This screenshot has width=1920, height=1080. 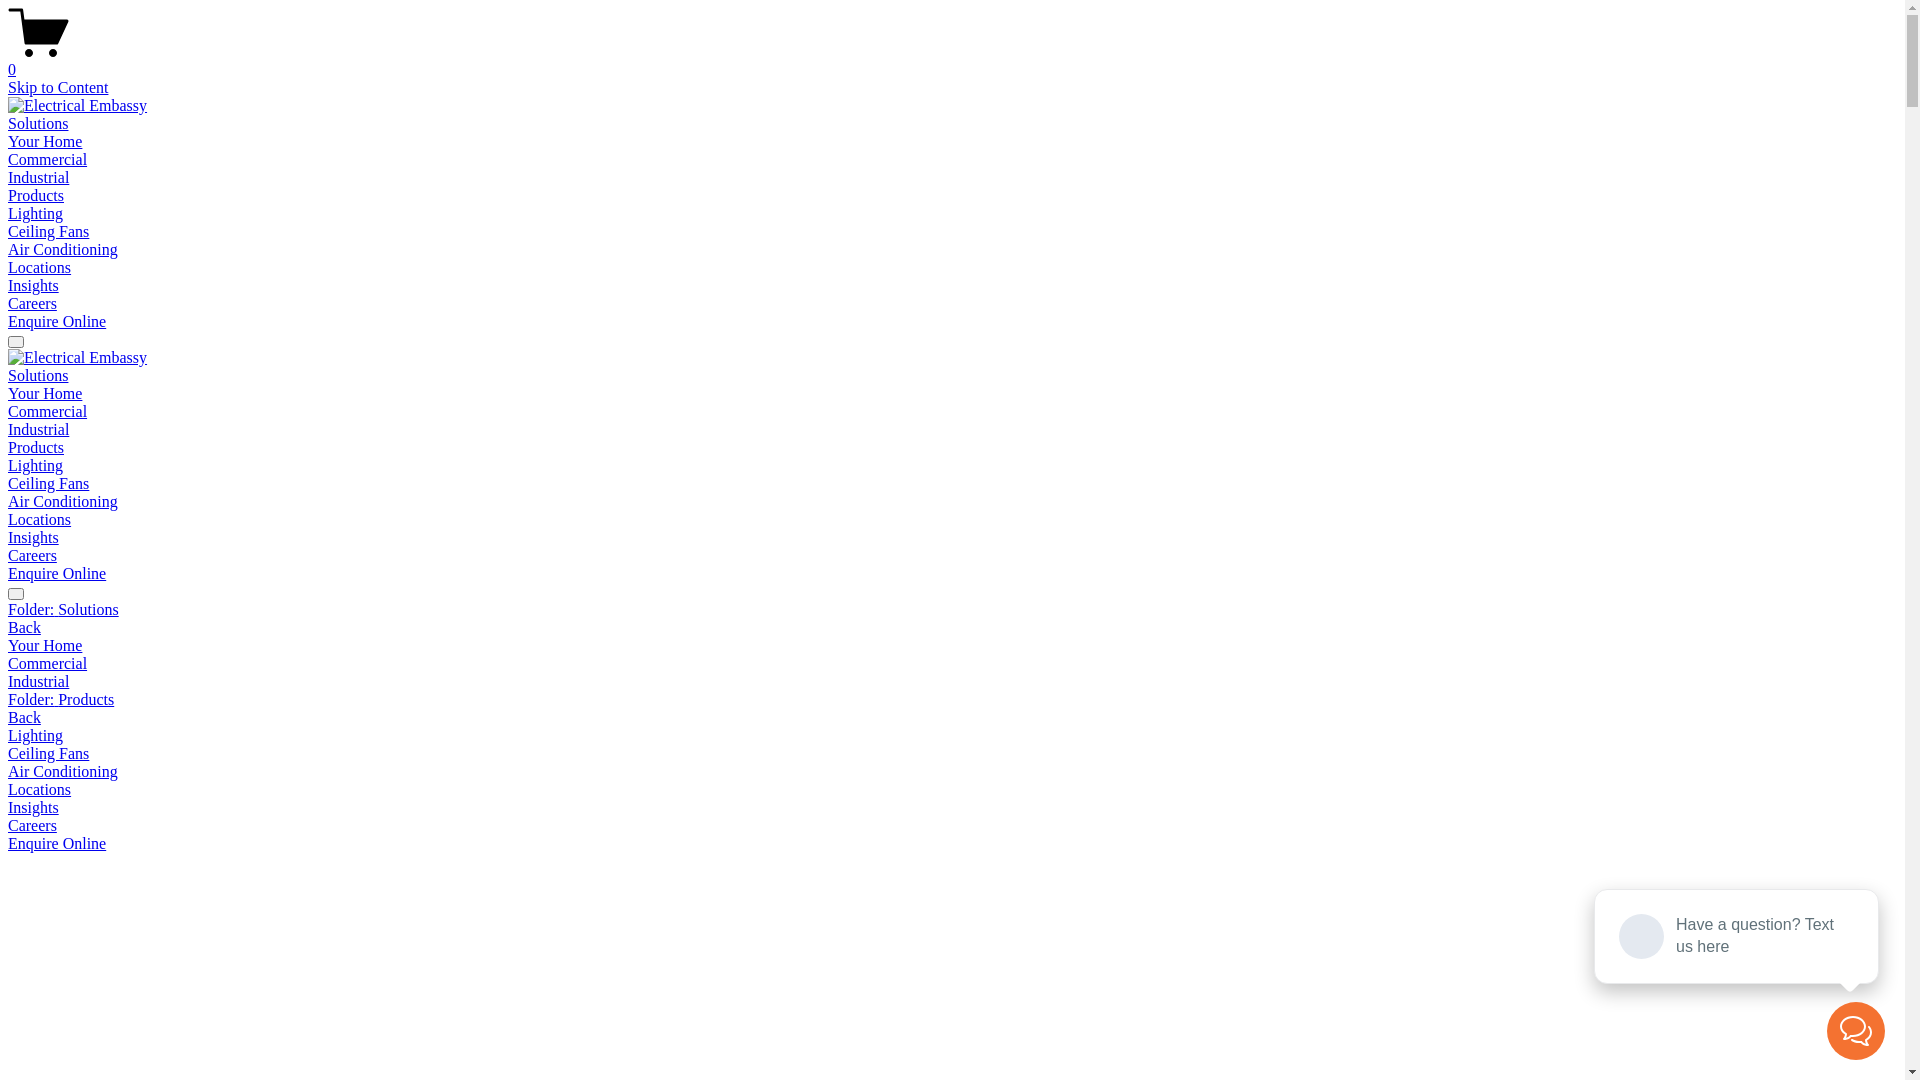 What do you see at coordinates (951, 770) in the screenshot?
I see `'Air Conditioning'` at bounding box center [951, 770].